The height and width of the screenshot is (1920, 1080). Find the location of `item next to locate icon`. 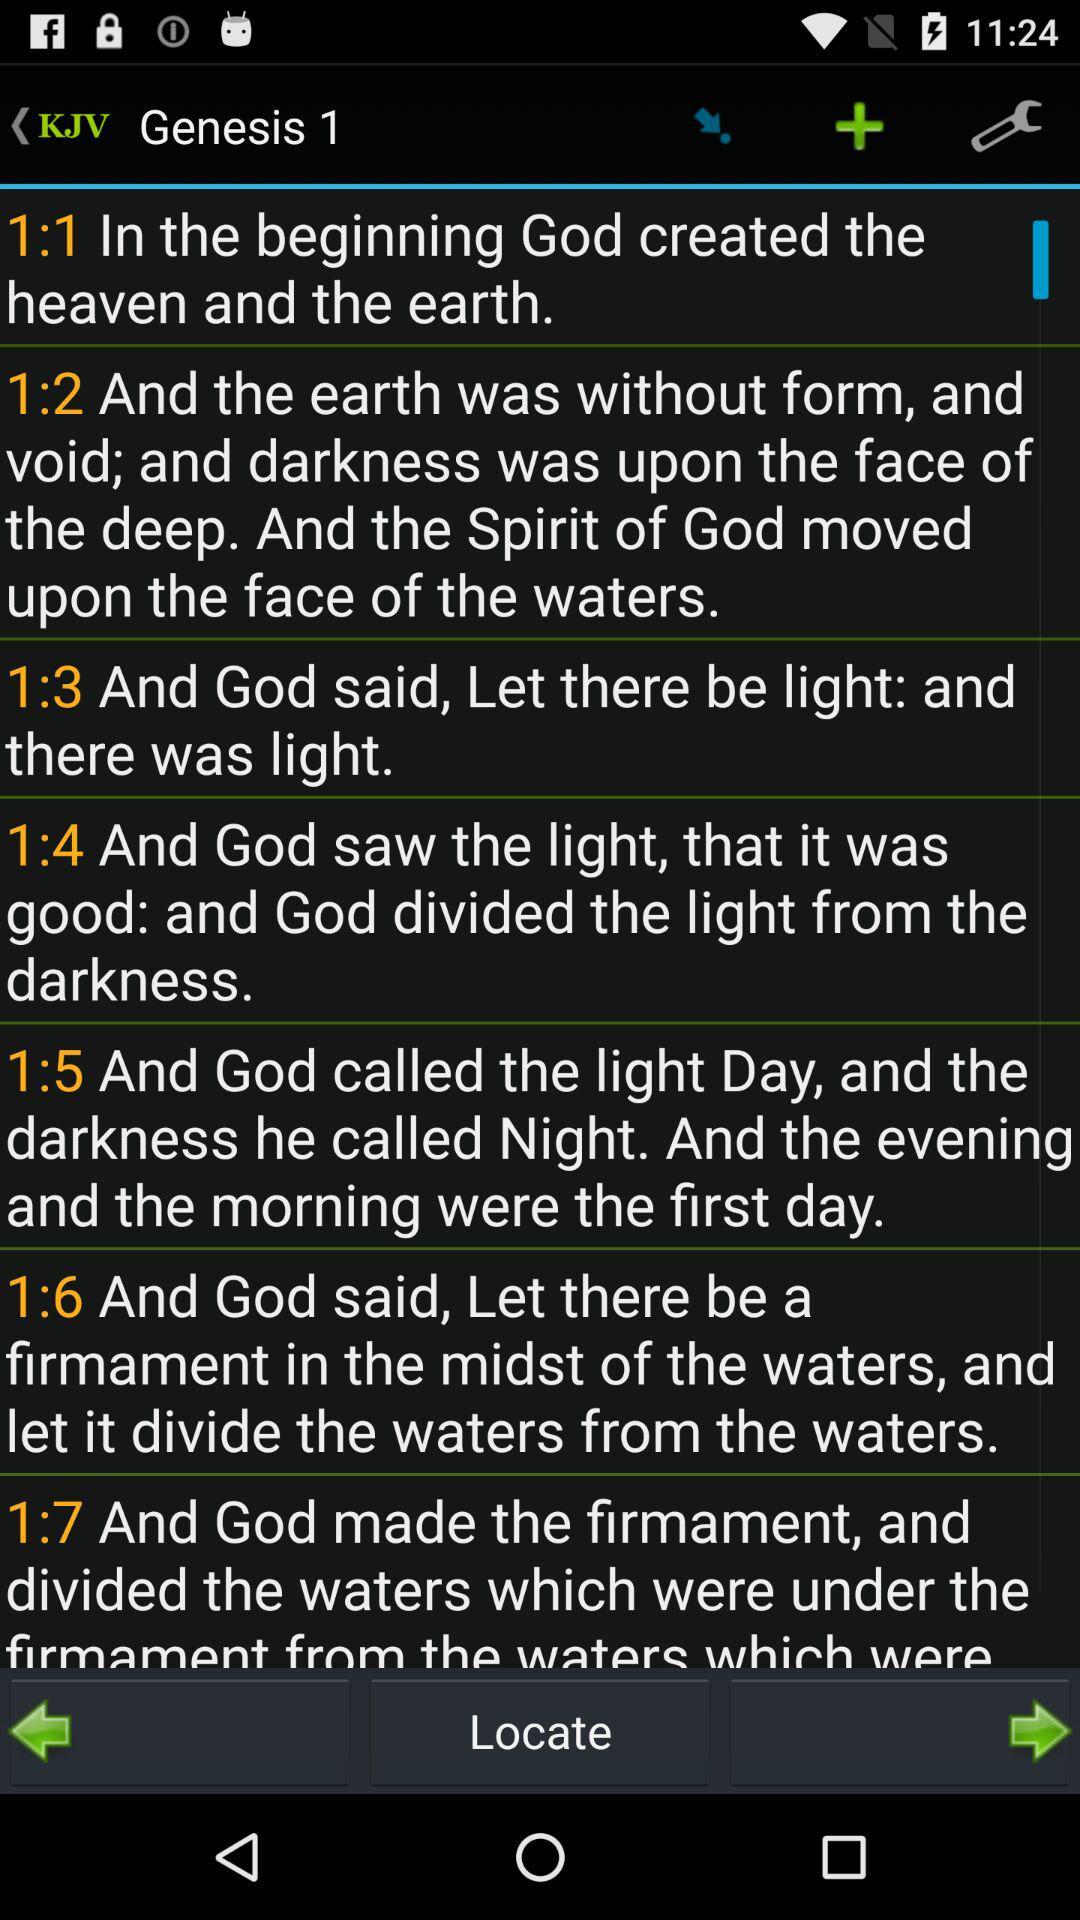

item next to locate icon is located at coordinates (180, 1730).